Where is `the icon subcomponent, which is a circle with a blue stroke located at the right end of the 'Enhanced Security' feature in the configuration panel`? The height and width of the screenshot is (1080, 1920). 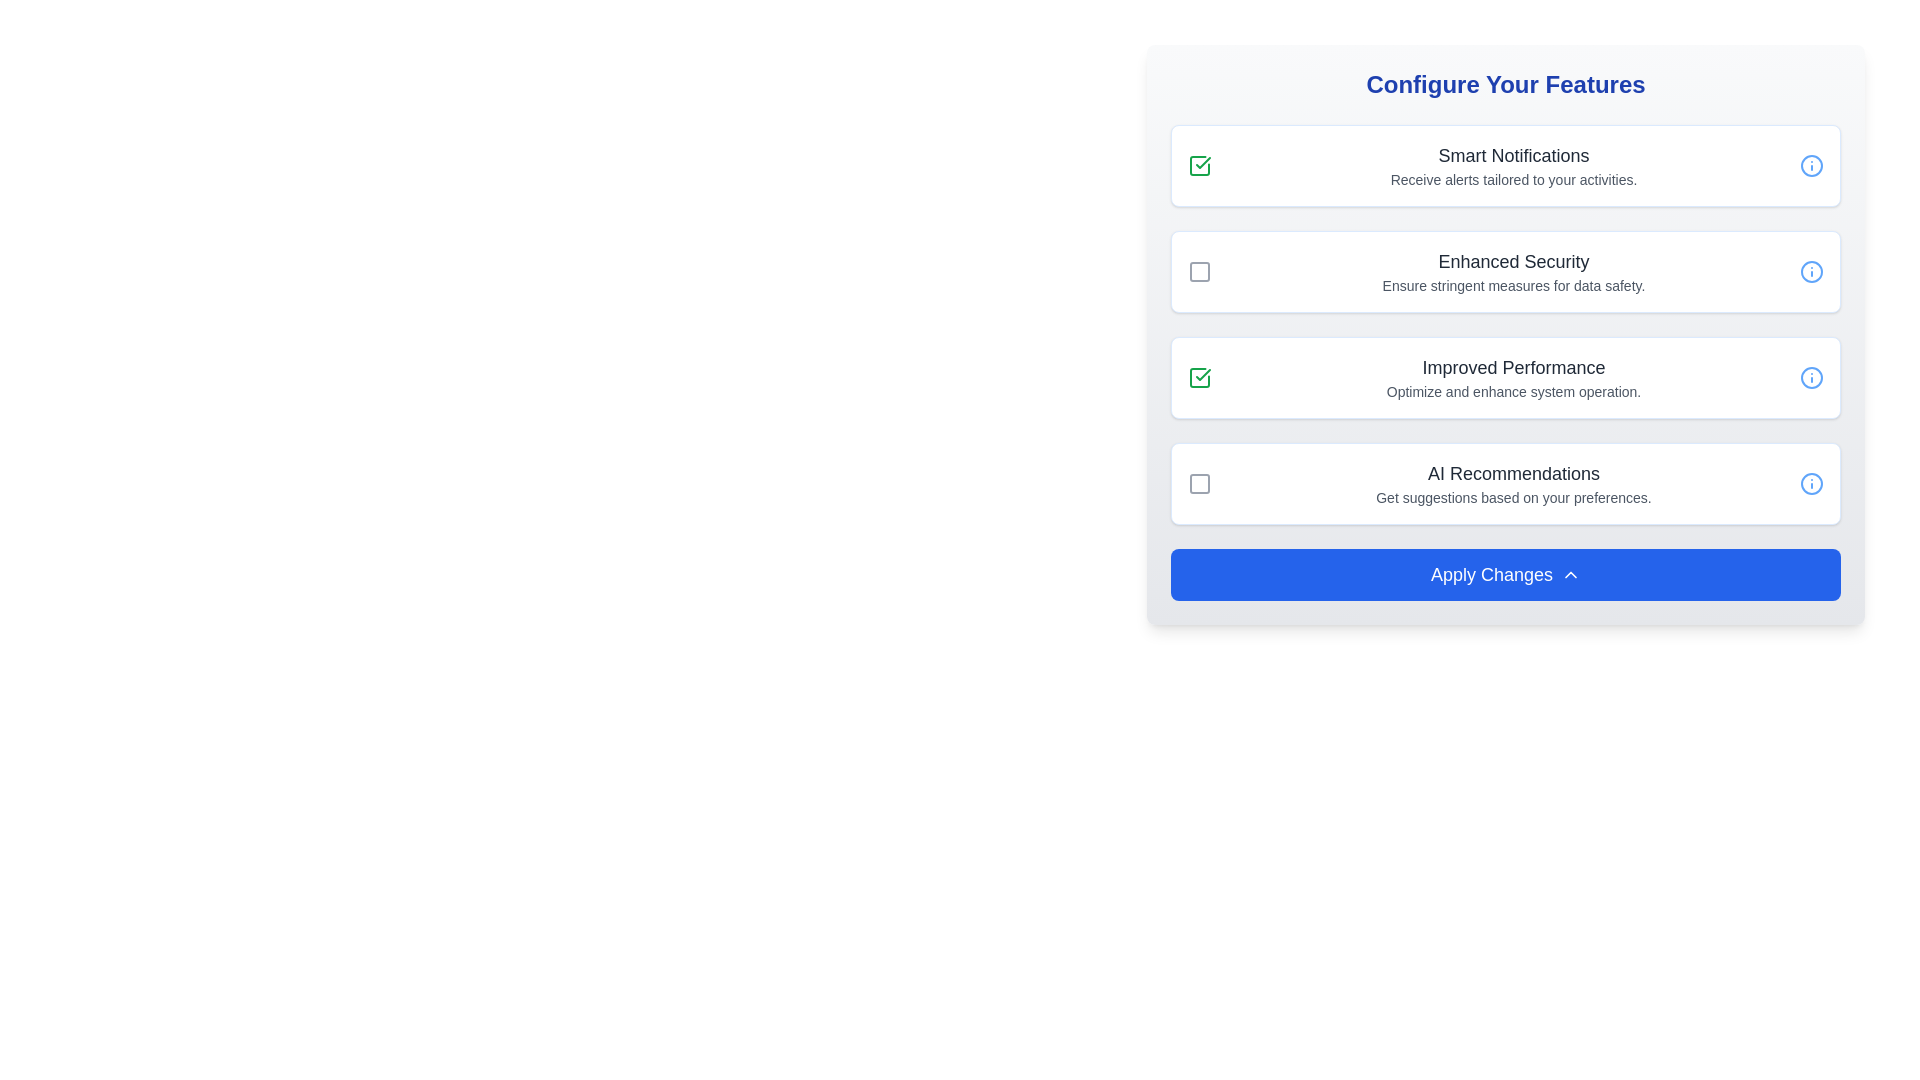 the icon subcomponent, which is a circle with a blue stroke located at the right end of the 'Enhanced Security' feature in the configuration panel is located at coordinates (1811, 272).